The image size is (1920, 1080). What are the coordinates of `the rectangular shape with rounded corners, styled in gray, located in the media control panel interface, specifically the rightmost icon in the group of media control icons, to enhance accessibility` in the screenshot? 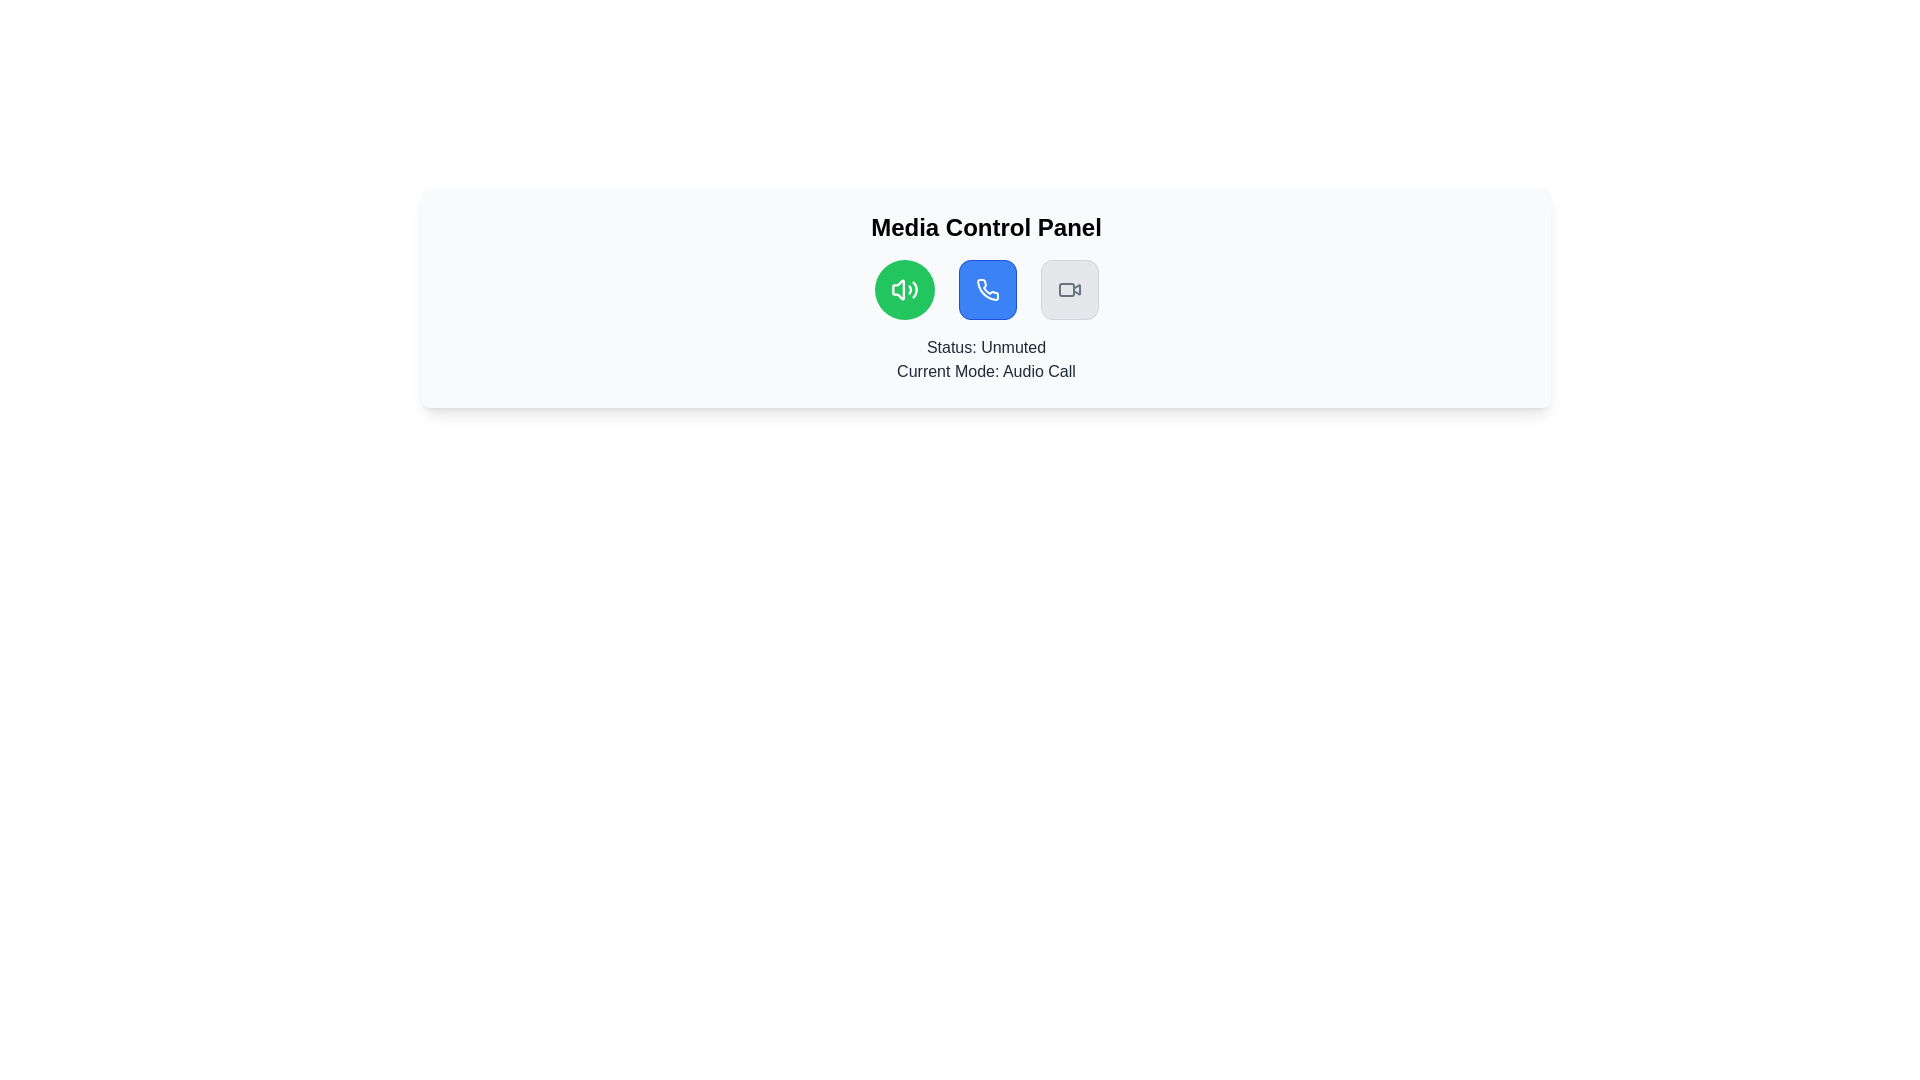 It's located at (1065, 289).